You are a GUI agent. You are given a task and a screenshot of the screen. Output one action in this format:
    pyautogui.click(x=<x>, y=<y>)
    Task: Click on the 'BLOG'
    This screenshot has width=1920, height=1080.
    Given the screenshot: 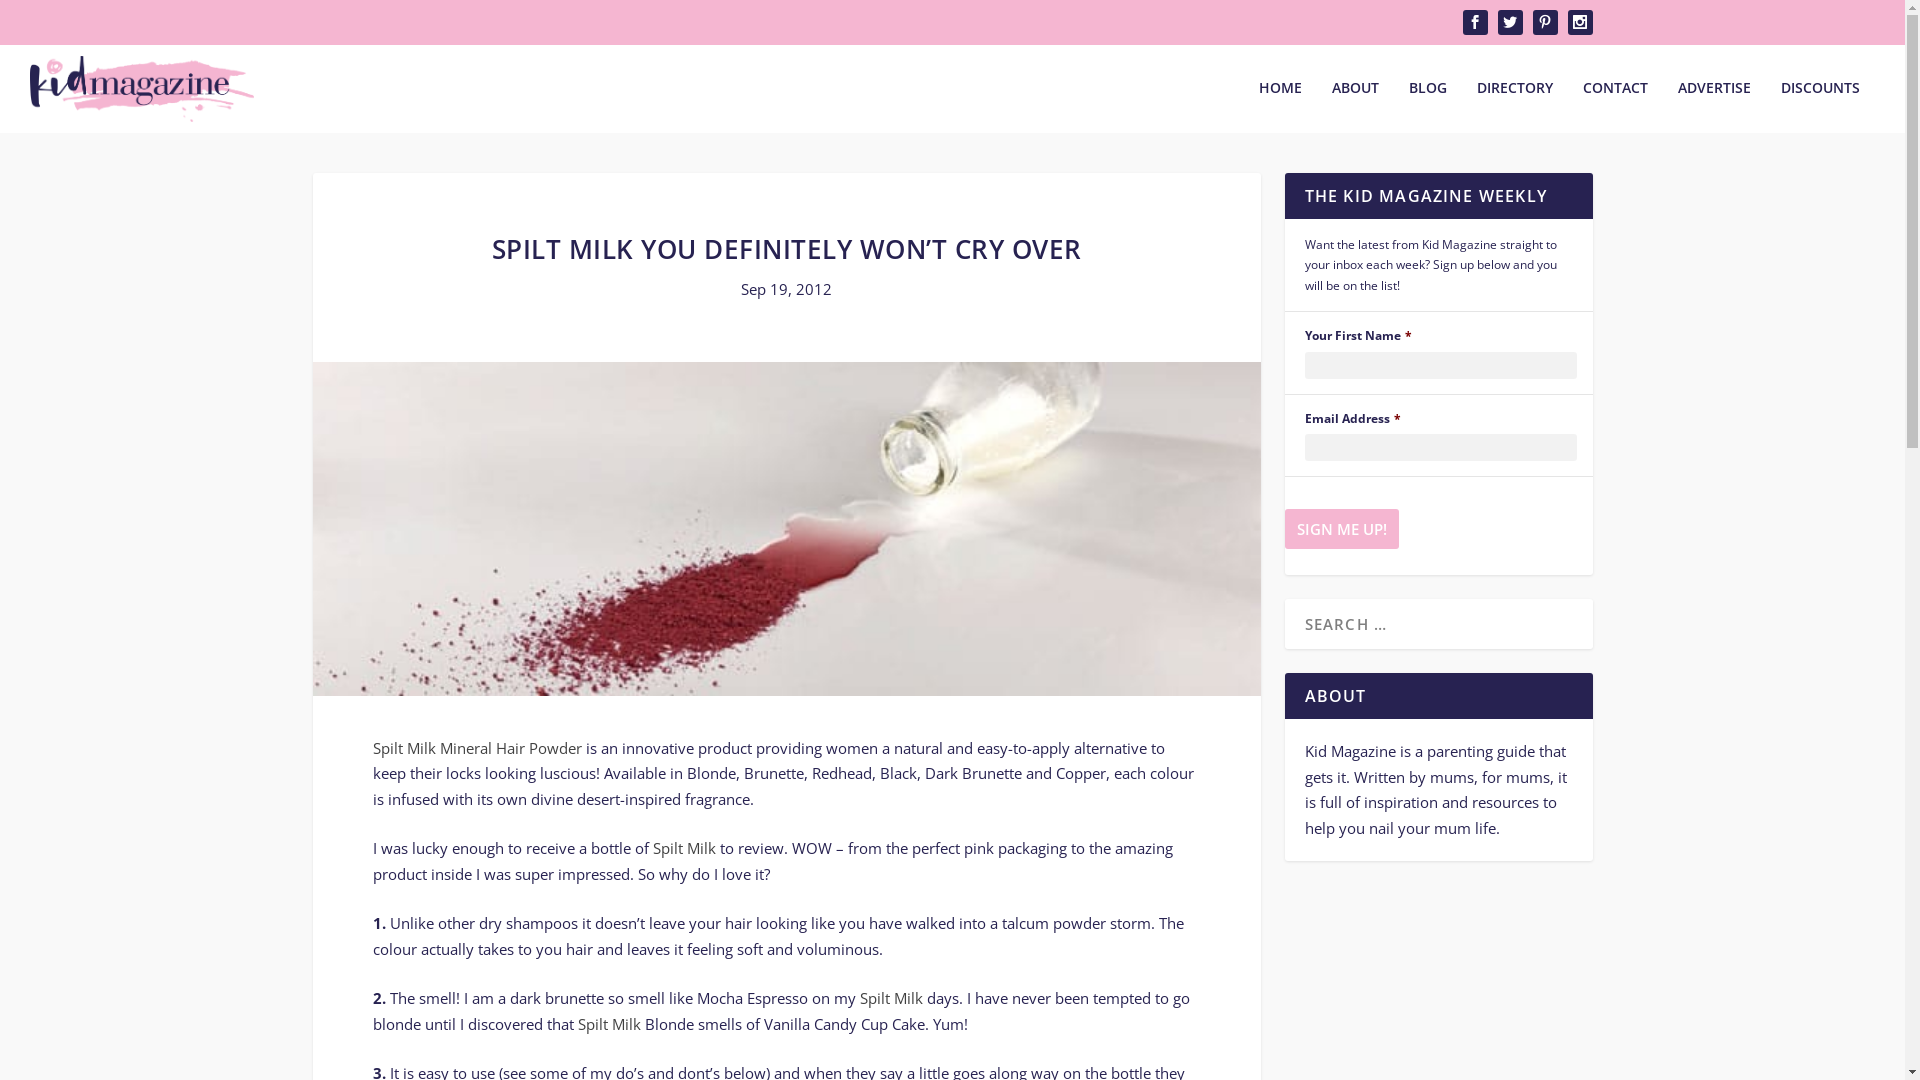 What is the action you would take?
    pyautogui.click(x=1427, y=106)
    